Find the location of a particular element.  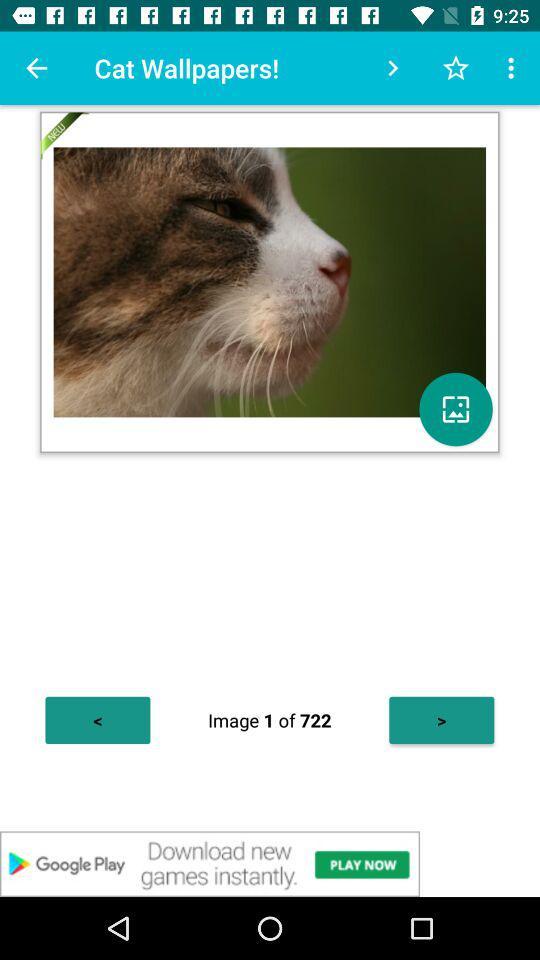

advertisement page is located at coordinates (270, 863).